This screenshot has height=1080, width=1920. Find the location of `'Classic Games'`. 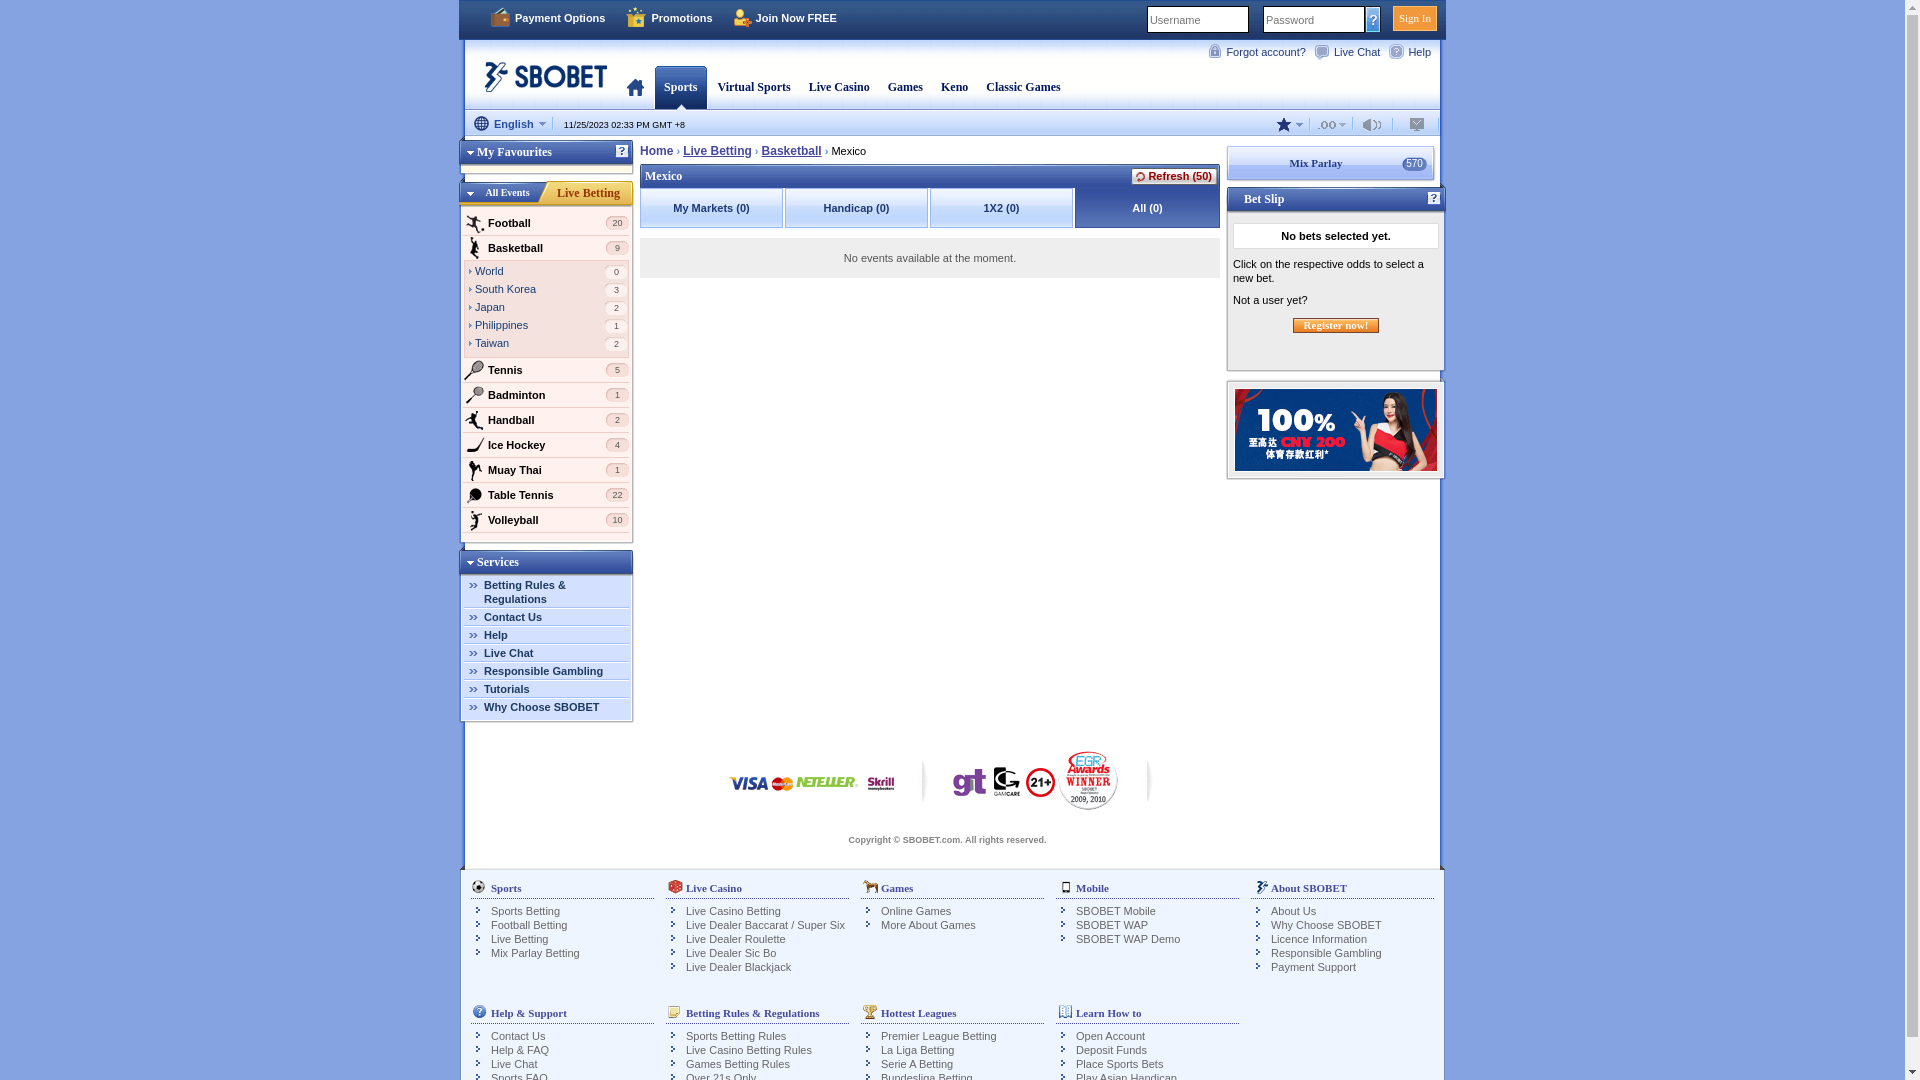

'Classic Games' is located at coordinates (1022, 86).